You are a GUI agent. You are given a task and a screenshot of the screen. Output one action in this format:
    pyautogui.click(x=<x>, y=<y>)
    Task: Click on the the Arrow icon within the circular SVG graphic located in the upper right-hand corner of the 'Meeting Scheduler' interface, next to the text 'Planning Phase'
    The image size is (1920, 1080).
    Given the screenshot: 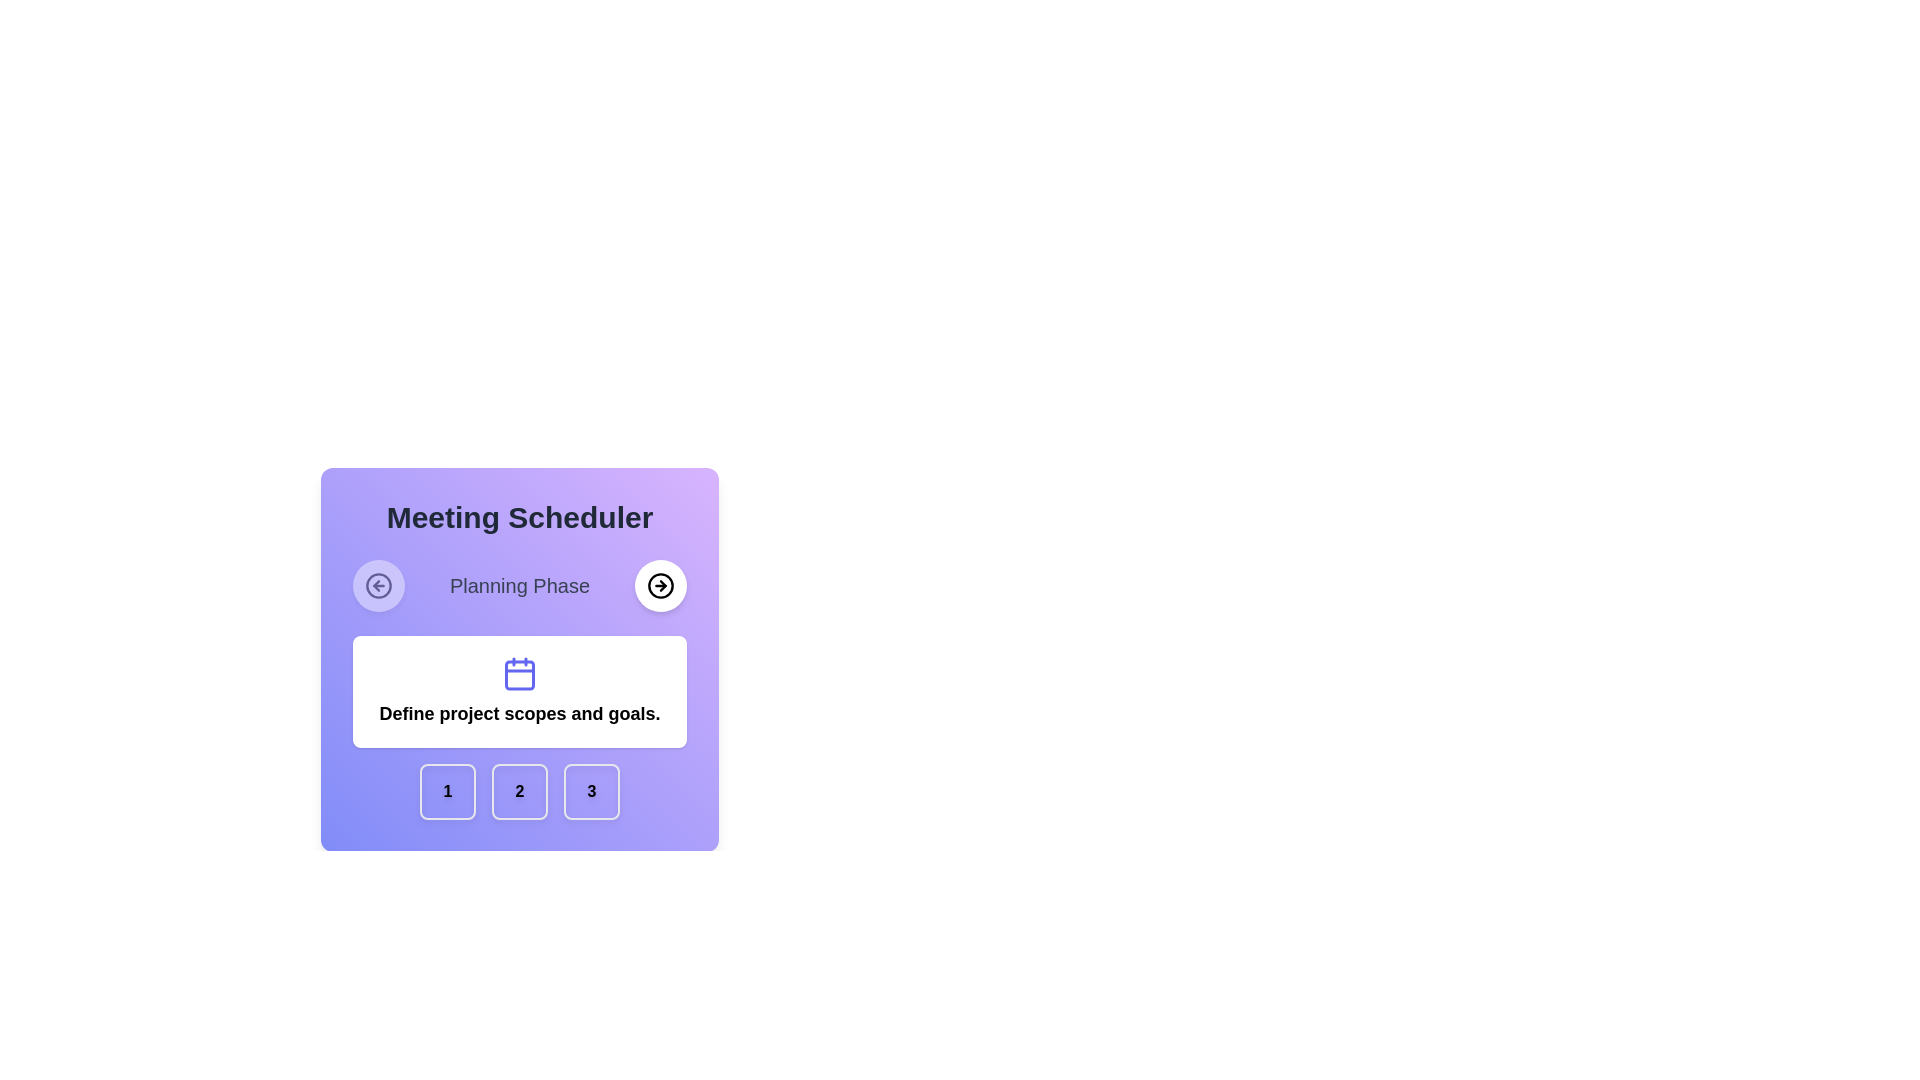 What is the action you would take?
    pyautogui.click(x=663, y=585)
    